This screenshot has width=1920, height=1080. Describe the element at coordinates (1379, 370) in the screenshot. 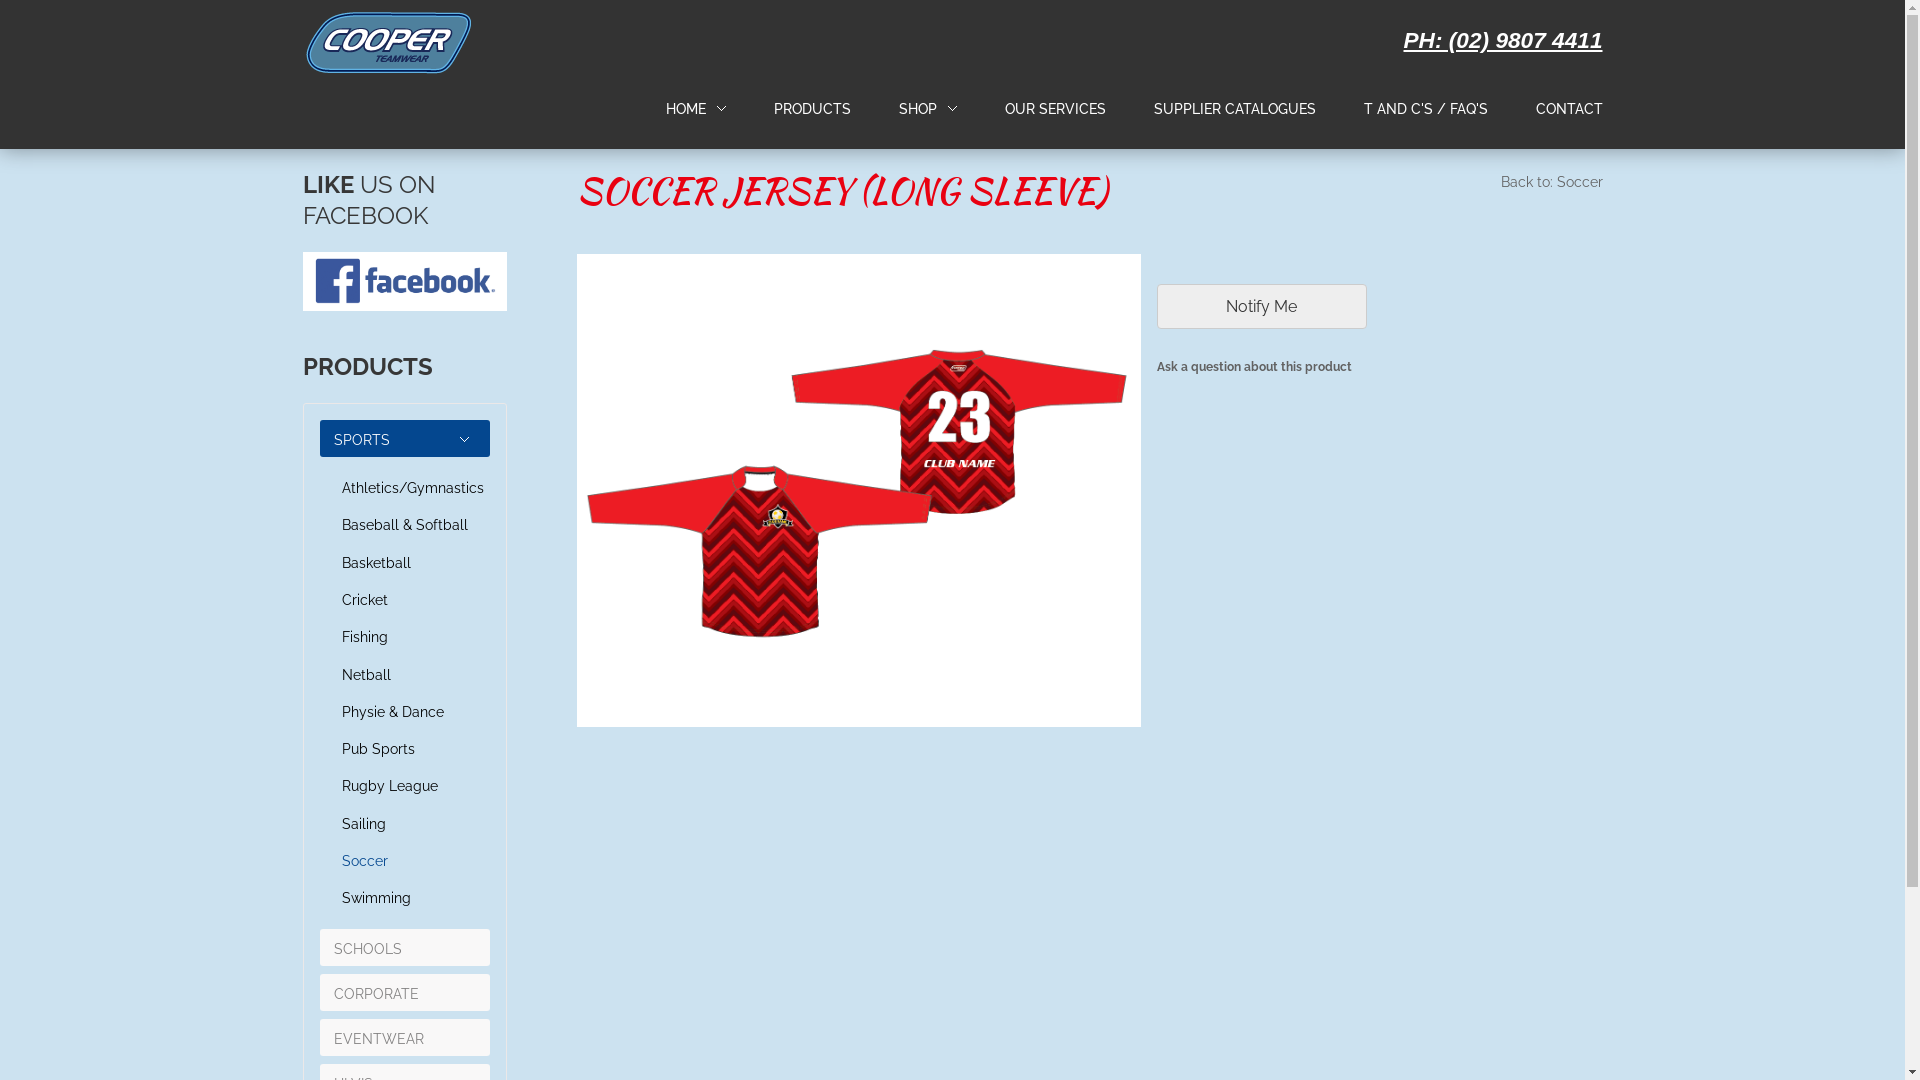

I see `'Ask a question about this product'` at that location.